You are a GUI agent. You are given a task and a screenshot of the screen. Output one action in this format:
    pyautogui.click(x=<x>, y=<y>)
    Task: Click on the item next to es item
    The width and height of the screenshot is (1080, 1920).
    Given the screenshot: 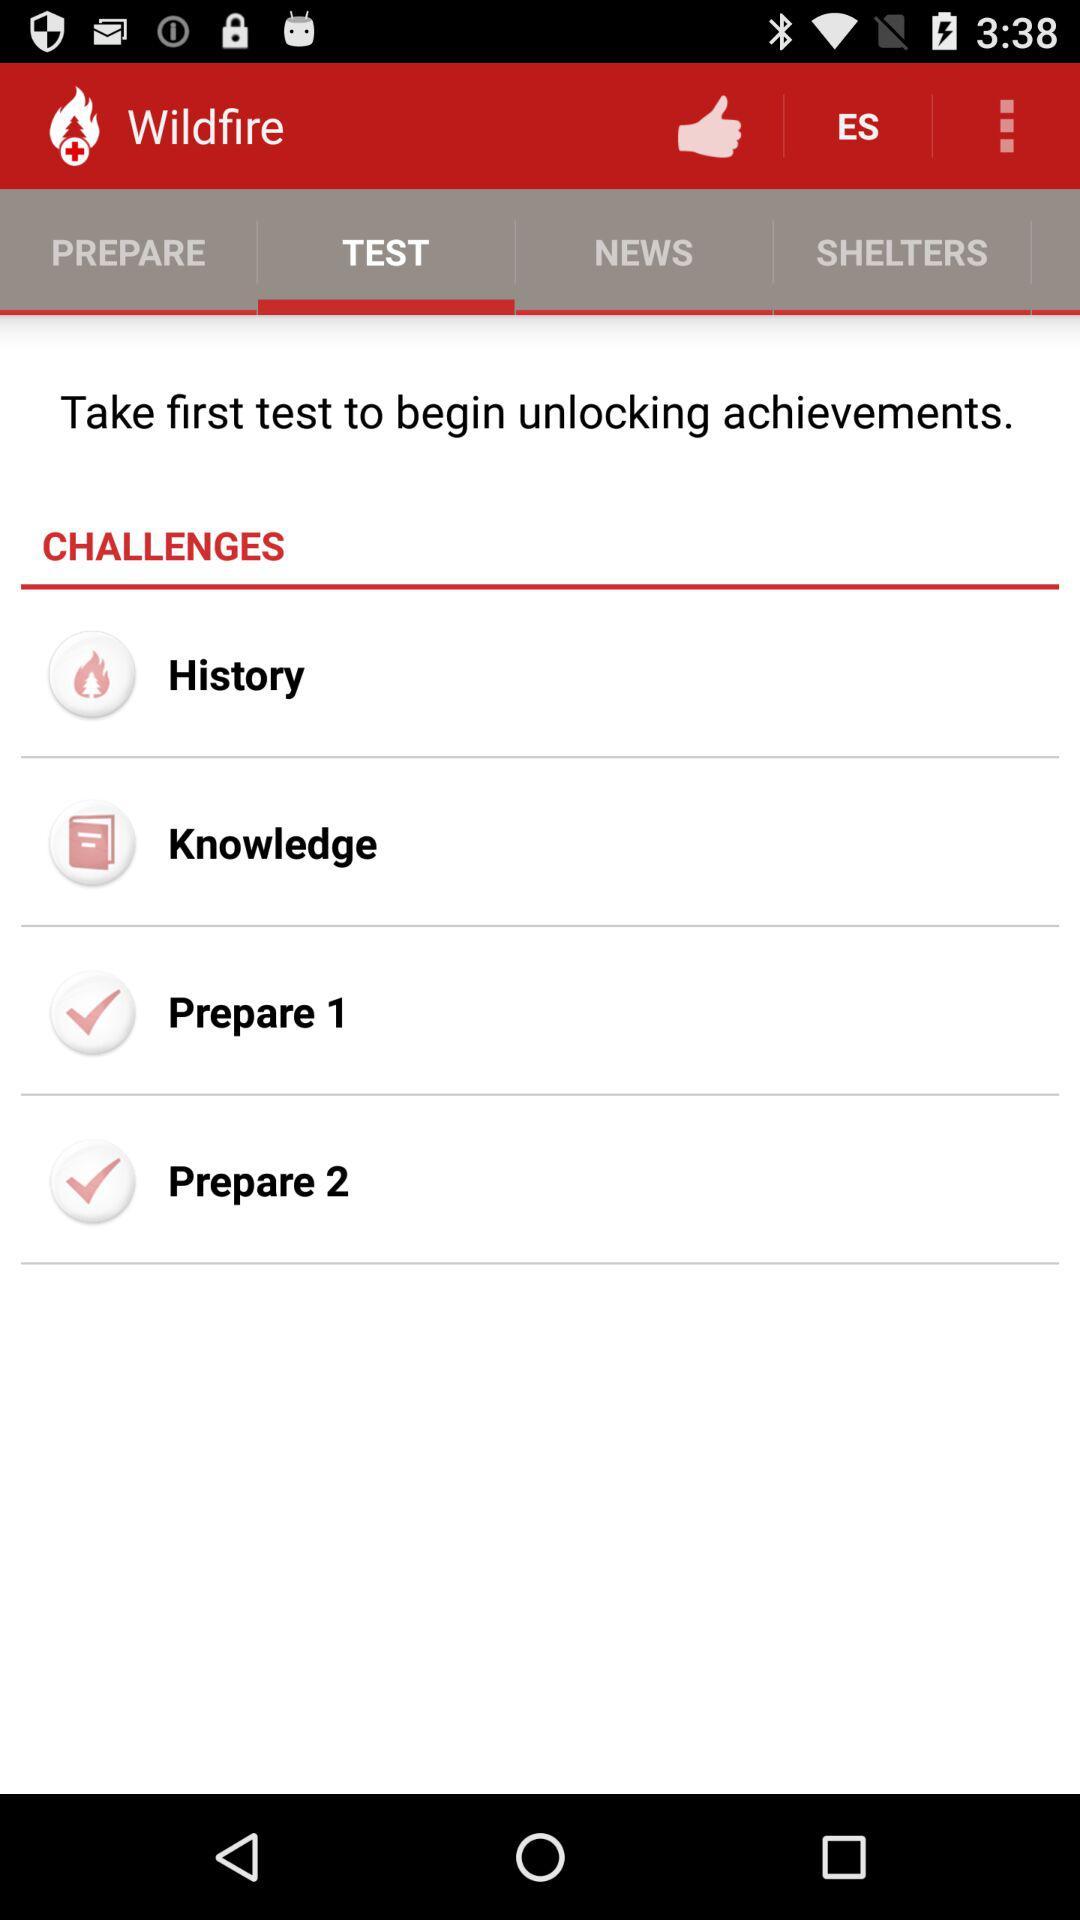 What is the action you would take?
    pyautogui.click(x=708, y=124)
    